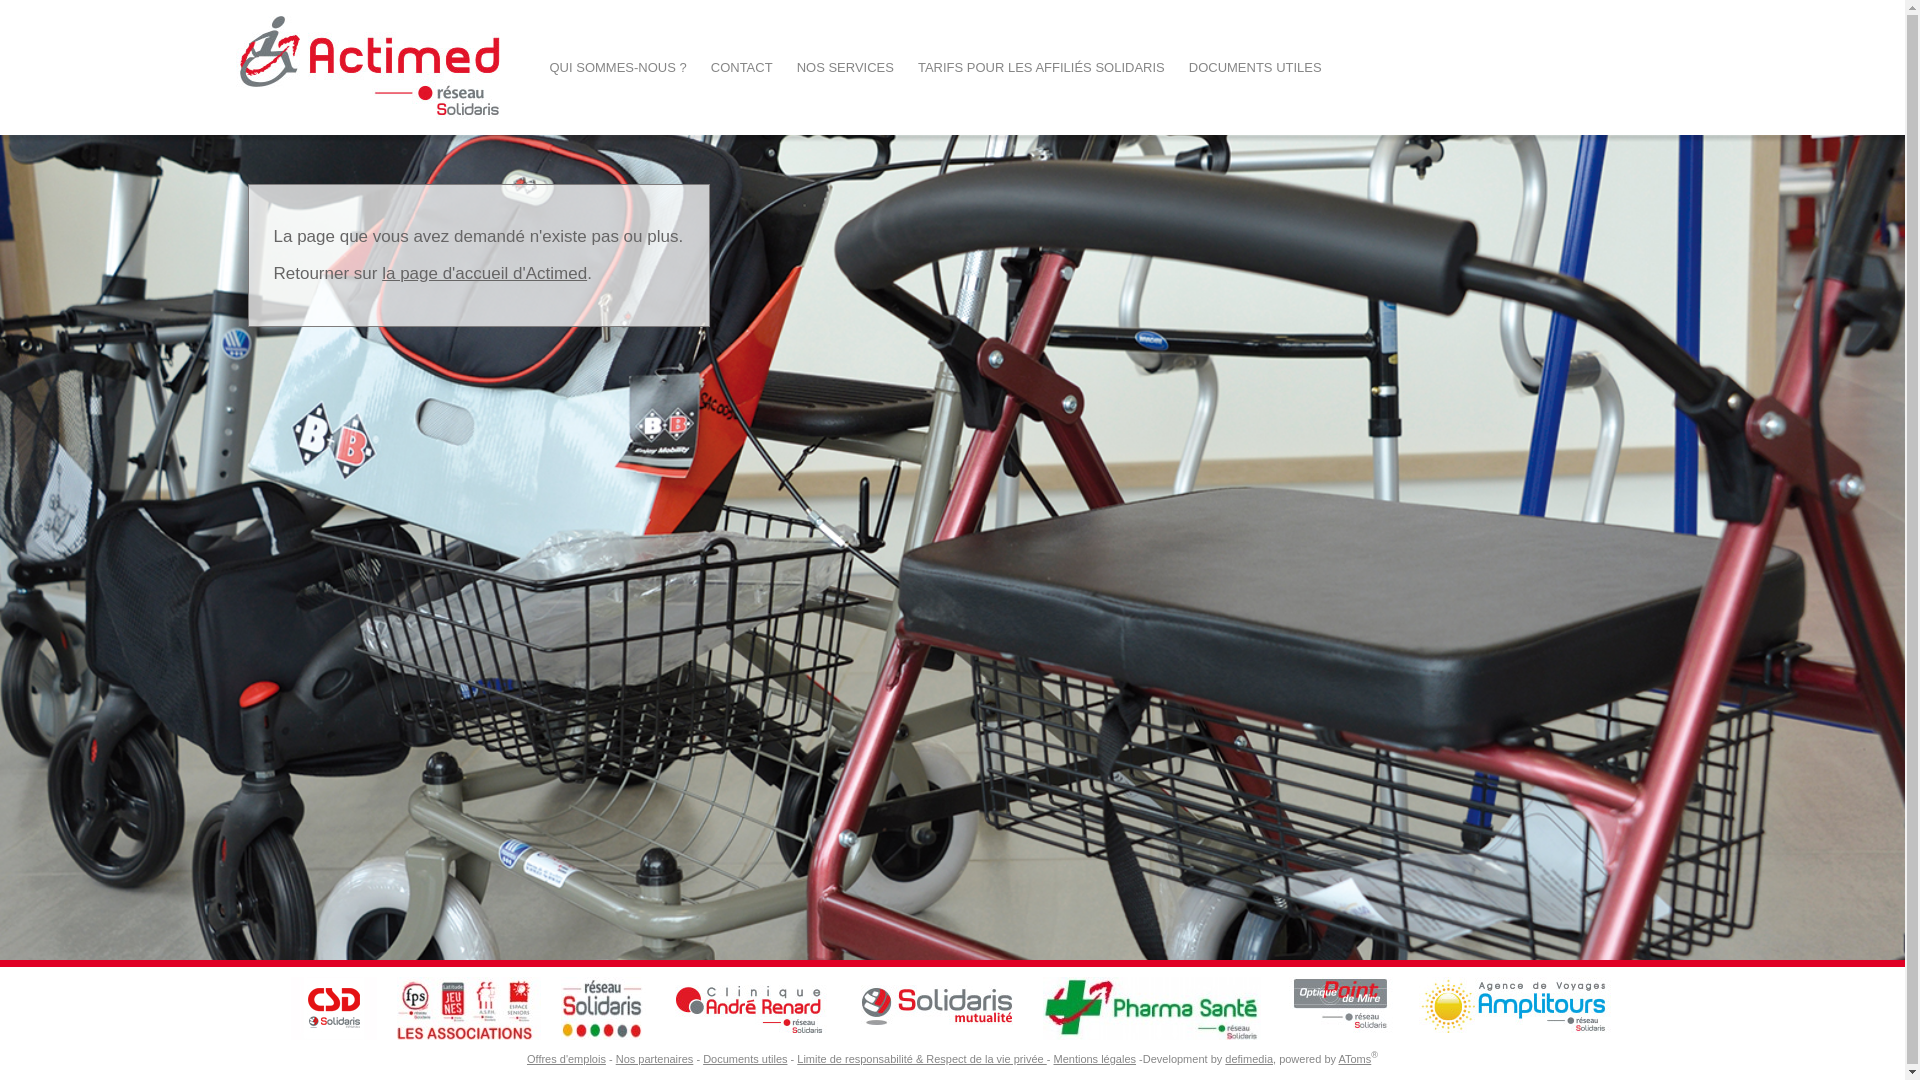 The width and height of the screenshot is (1920, 1080). Describe the element at coordinates (1247, 1058) in the screenshot. I see `'defimedia'` at that location.